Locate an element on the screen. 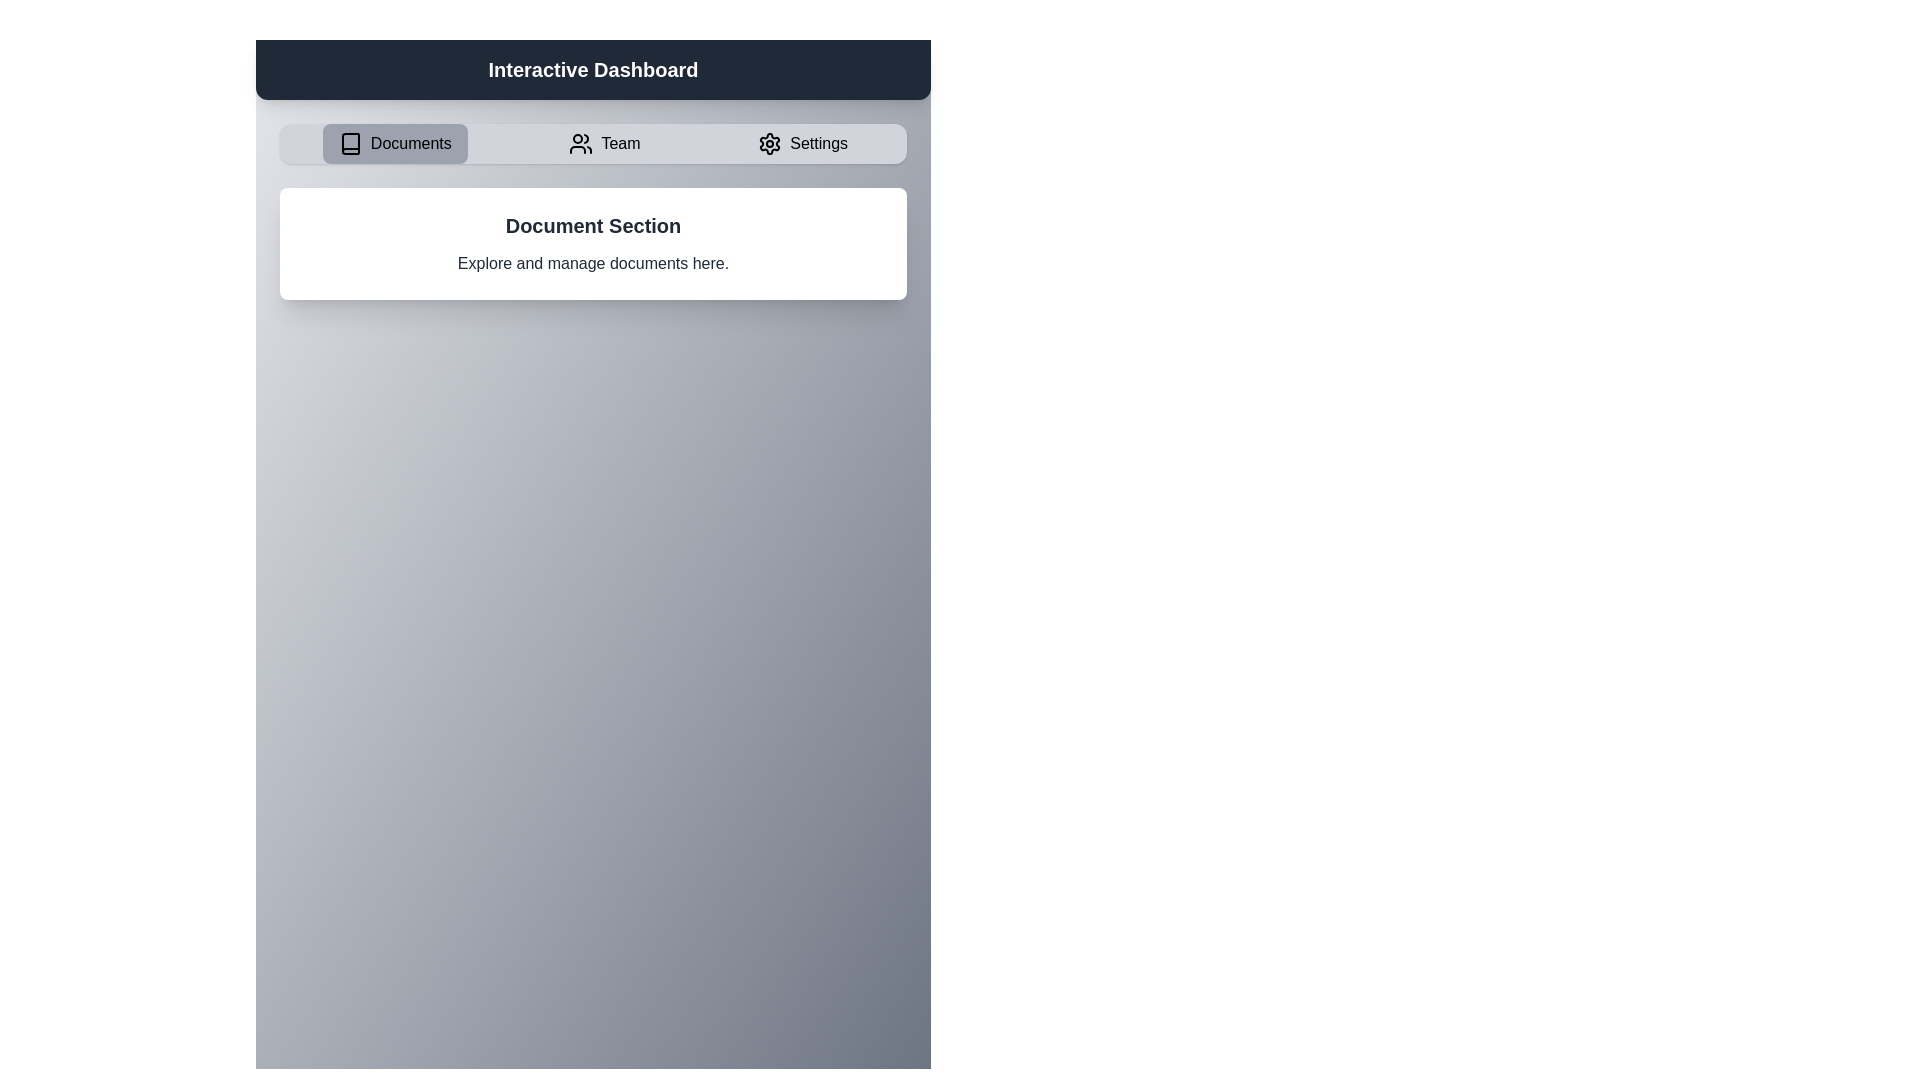  contents of the Header or Title Banner, which serves as the primary title for the interactive dashboard interface is located at coordinates (592, 68).